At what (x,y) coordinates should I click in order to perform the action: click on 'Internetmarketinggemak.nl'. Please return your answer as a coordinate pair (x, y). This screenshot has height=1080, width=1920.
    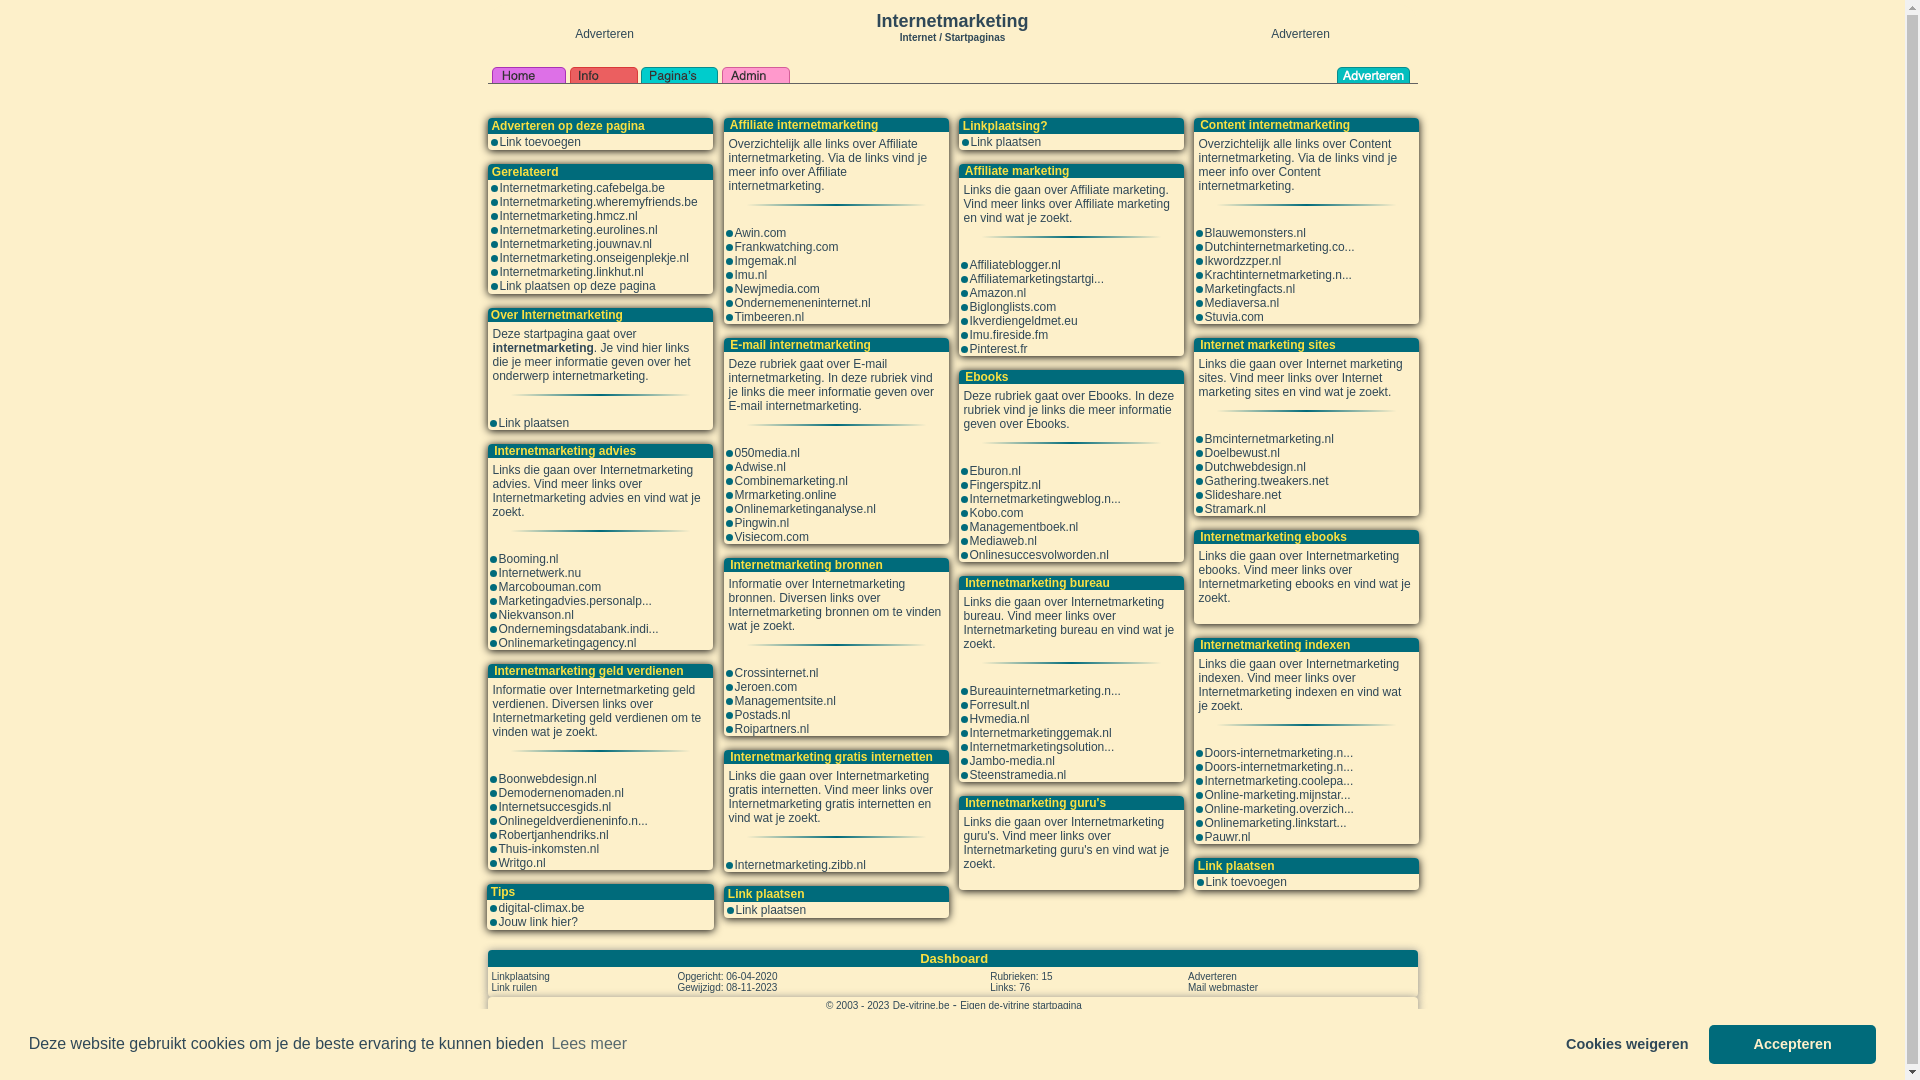
    Looking at the image, I should click on (1040, 732).